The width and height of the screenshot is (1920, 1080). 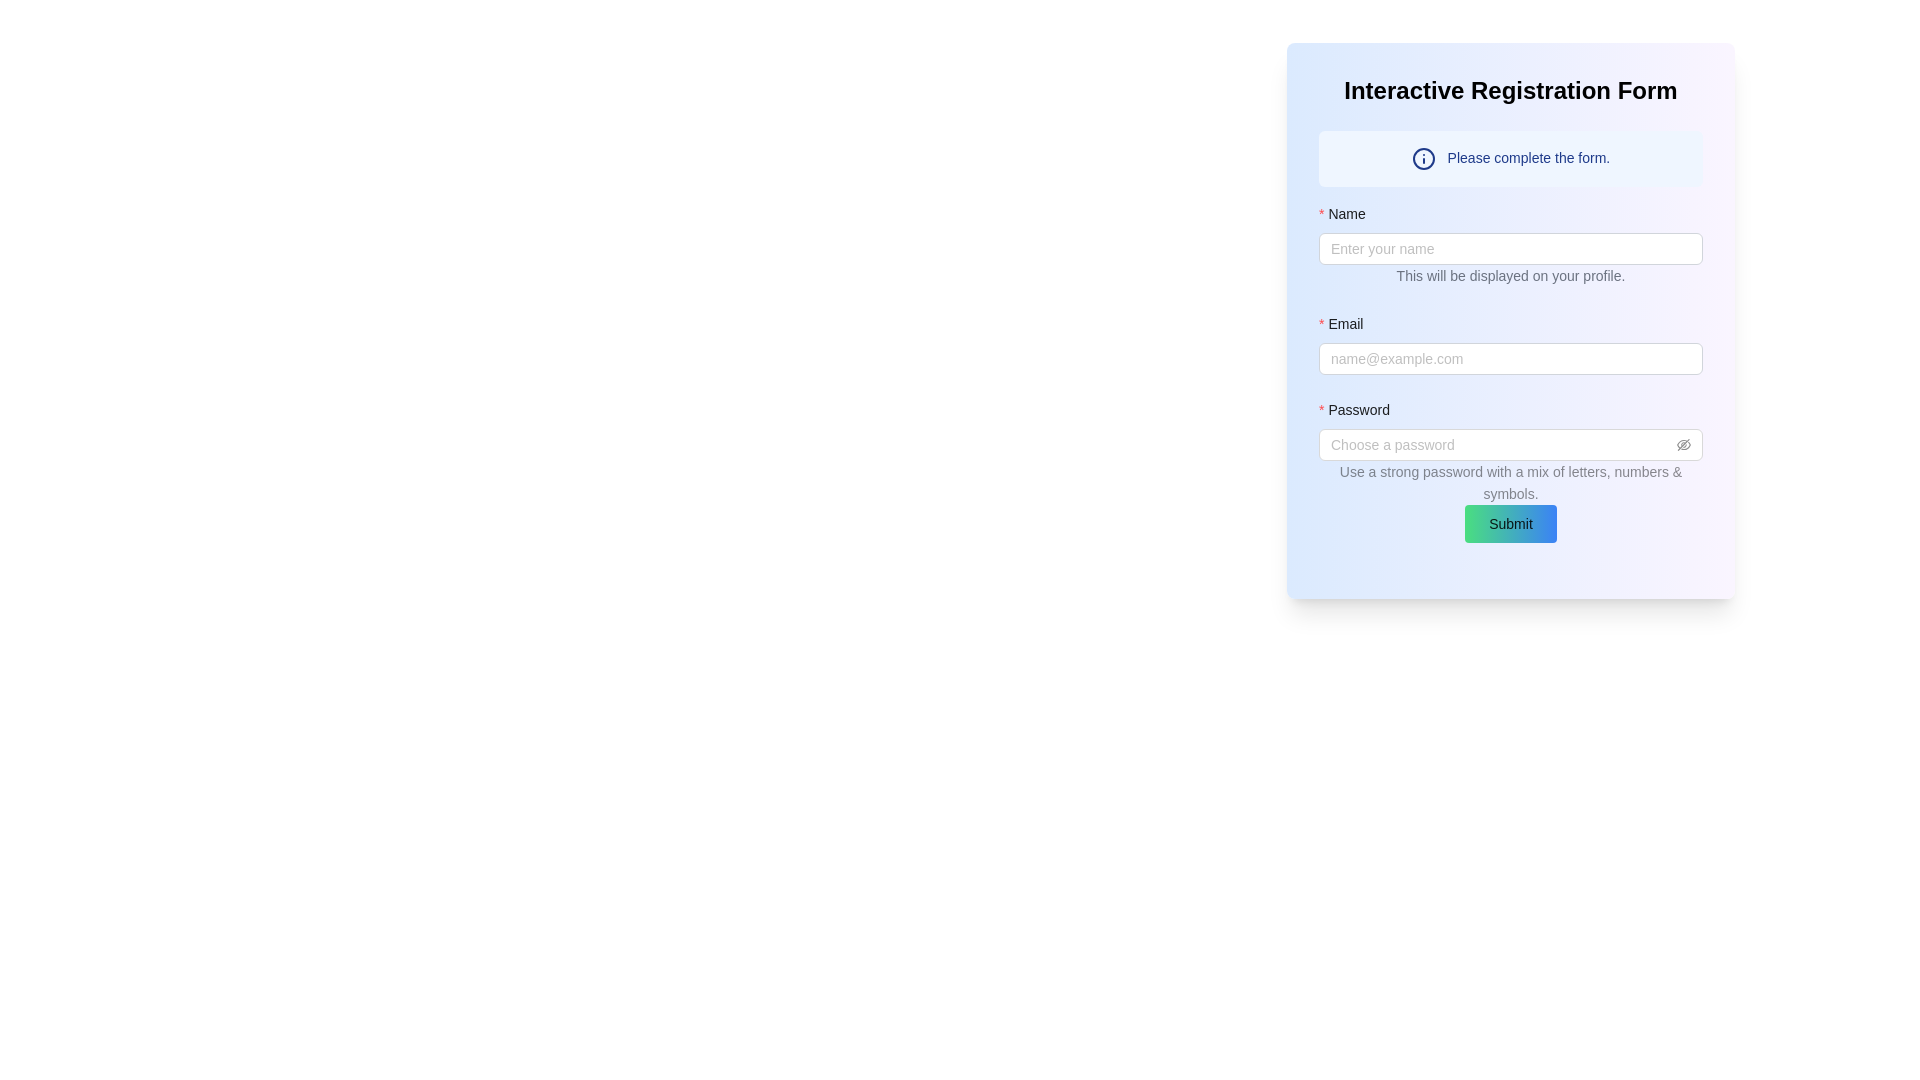 What do you see at coordinates (1511, 451) in the screenshot?
I see `inside the Password input field with visibility toggle to focus it, located in the third row of the form, below the 'Email' input field and above the 'Submit' button` at bounding box center [1511, 451].